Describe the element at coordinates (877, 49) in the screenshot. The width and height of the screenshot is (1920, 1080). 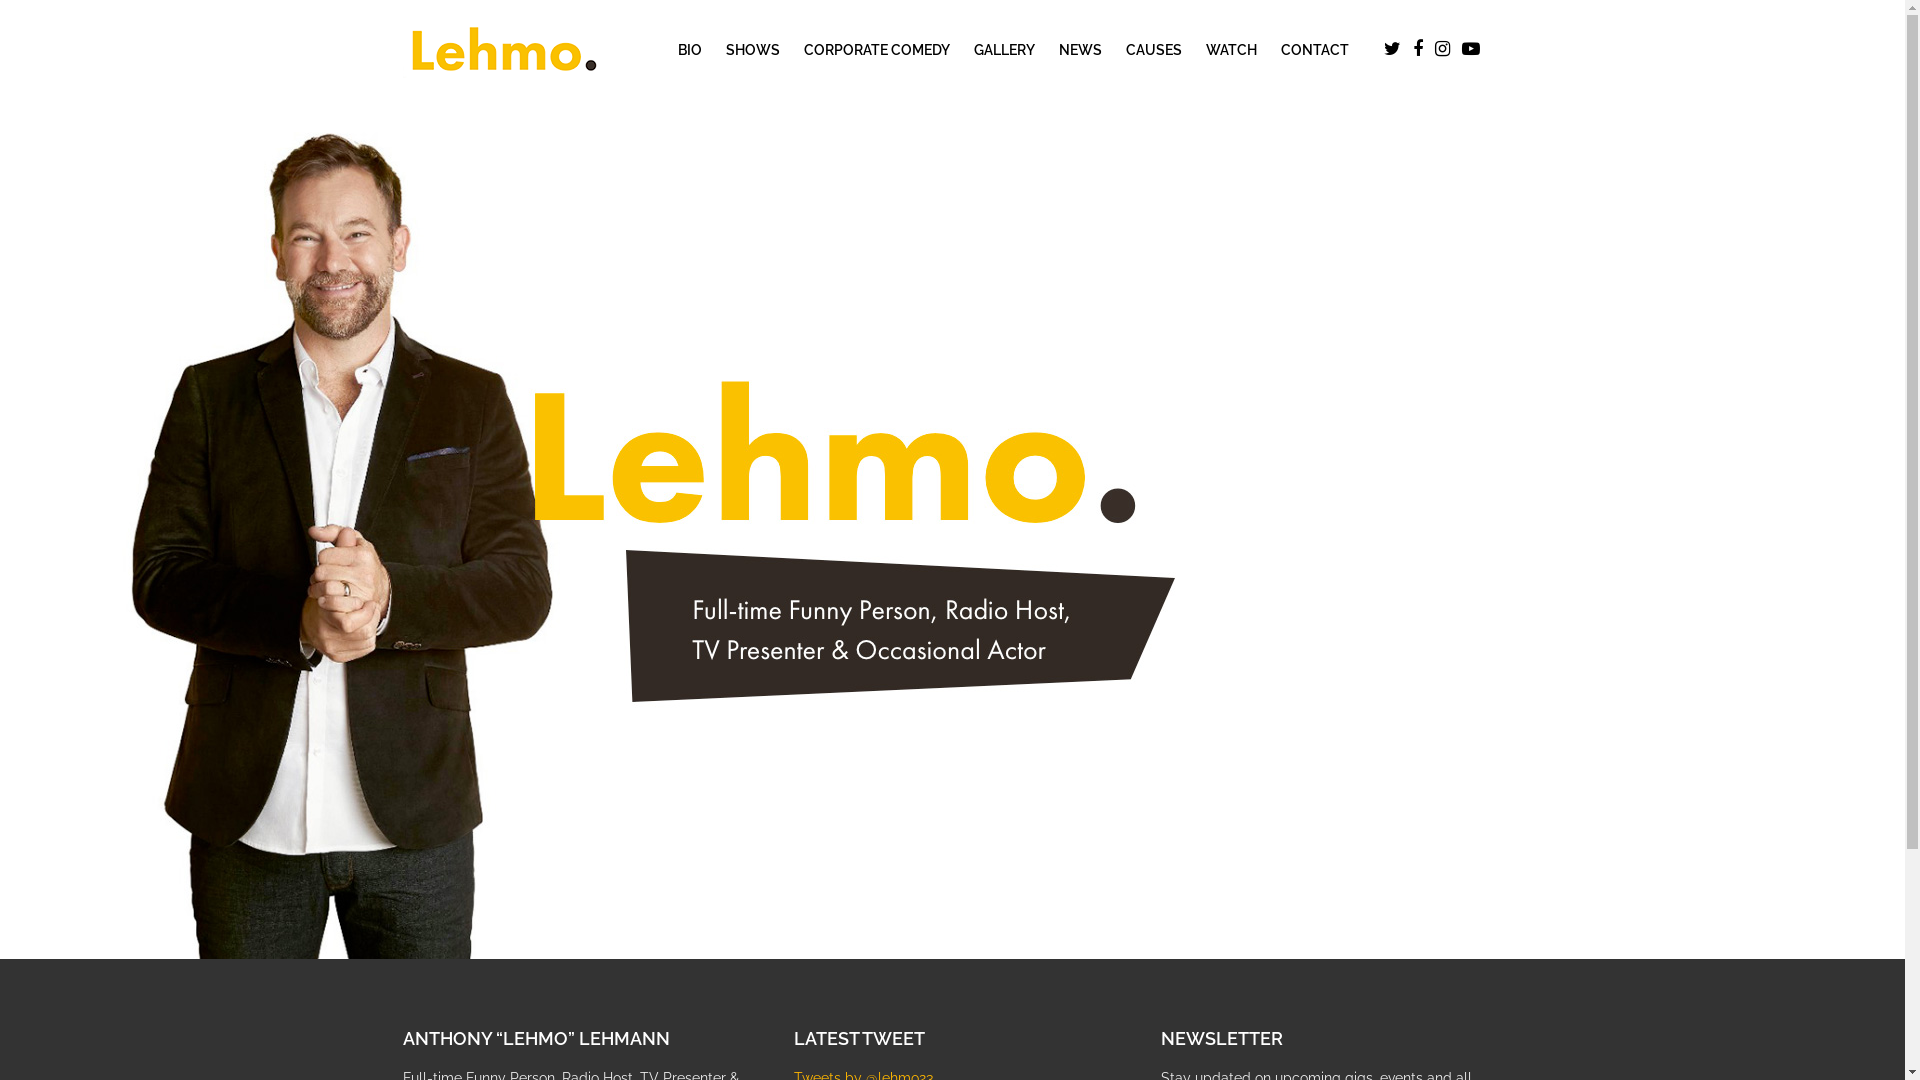
I see `'CORPORATE COMEDY'` at that location.